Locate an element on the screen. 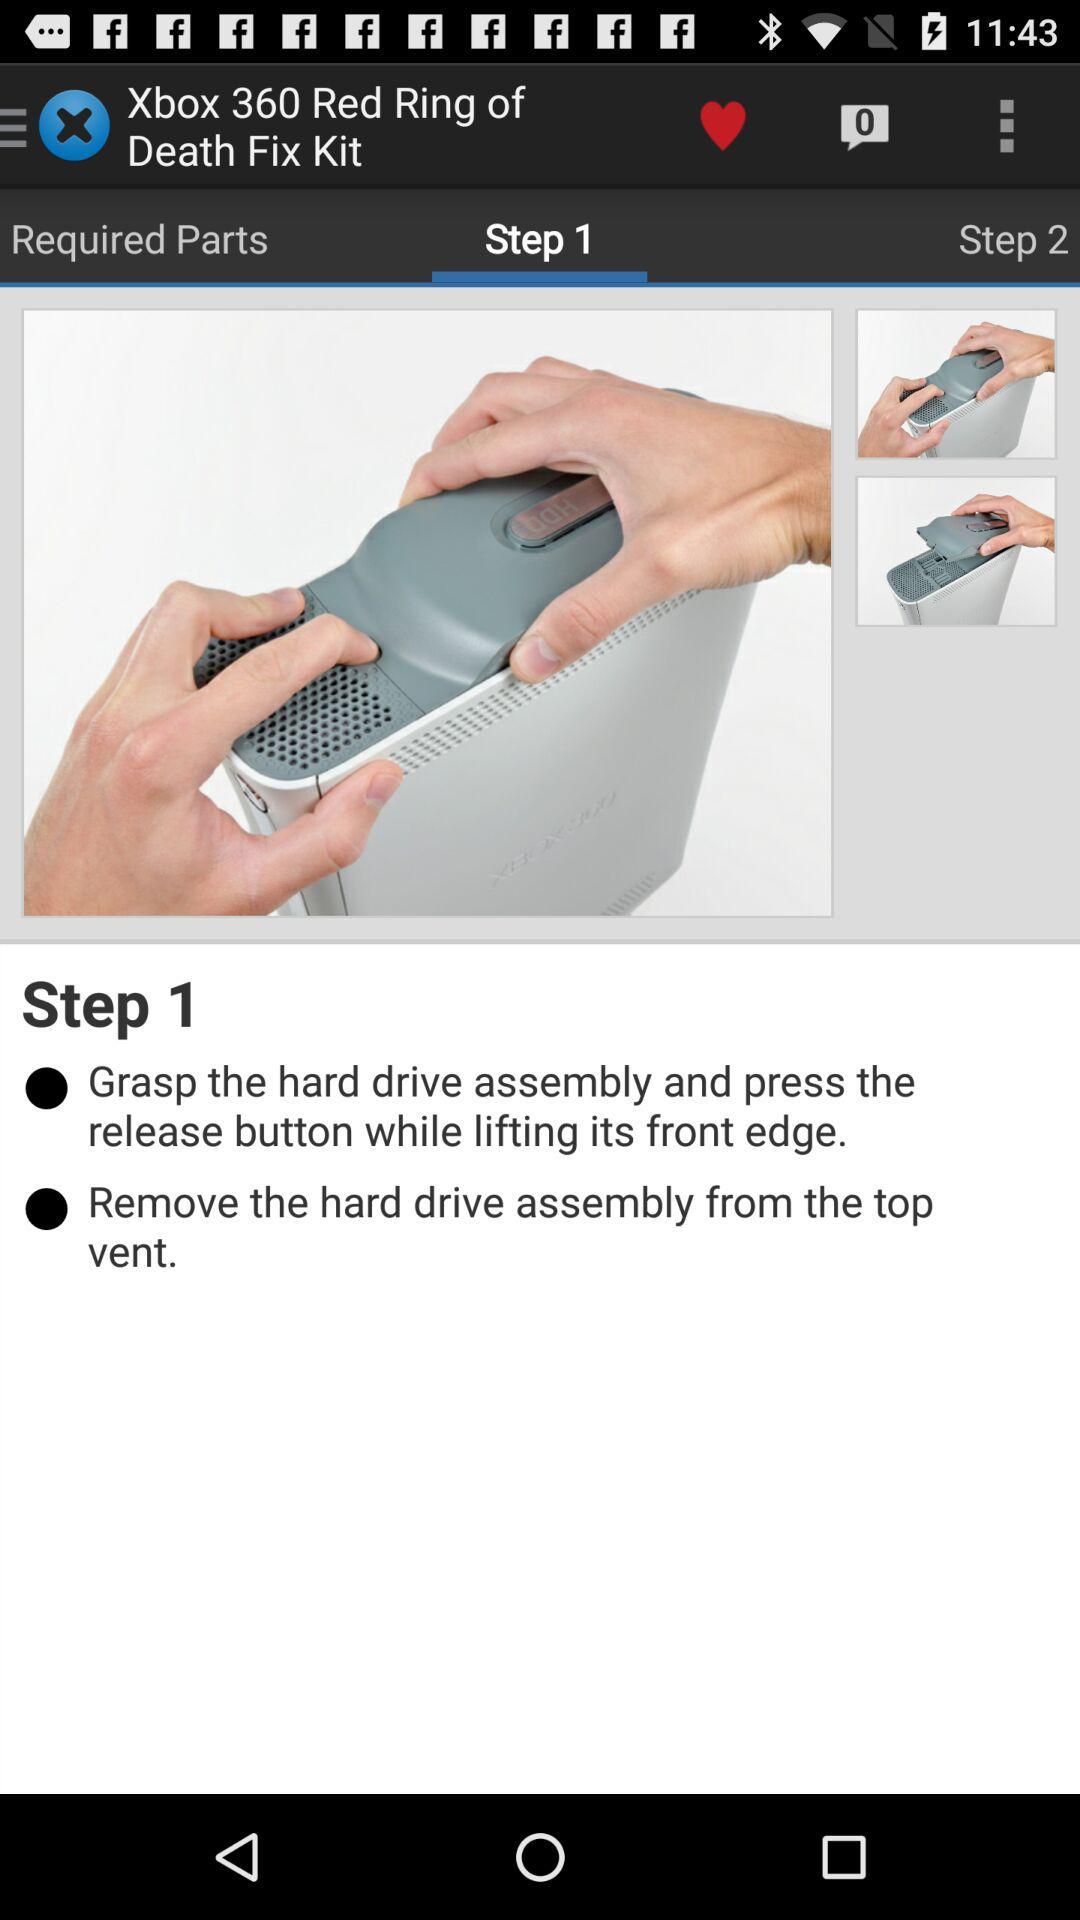 Image resolution: width=1080 pixels, height=1920 pixels. the icon to the right of the xbox 360 red icon is located at coordinates (722, 124).